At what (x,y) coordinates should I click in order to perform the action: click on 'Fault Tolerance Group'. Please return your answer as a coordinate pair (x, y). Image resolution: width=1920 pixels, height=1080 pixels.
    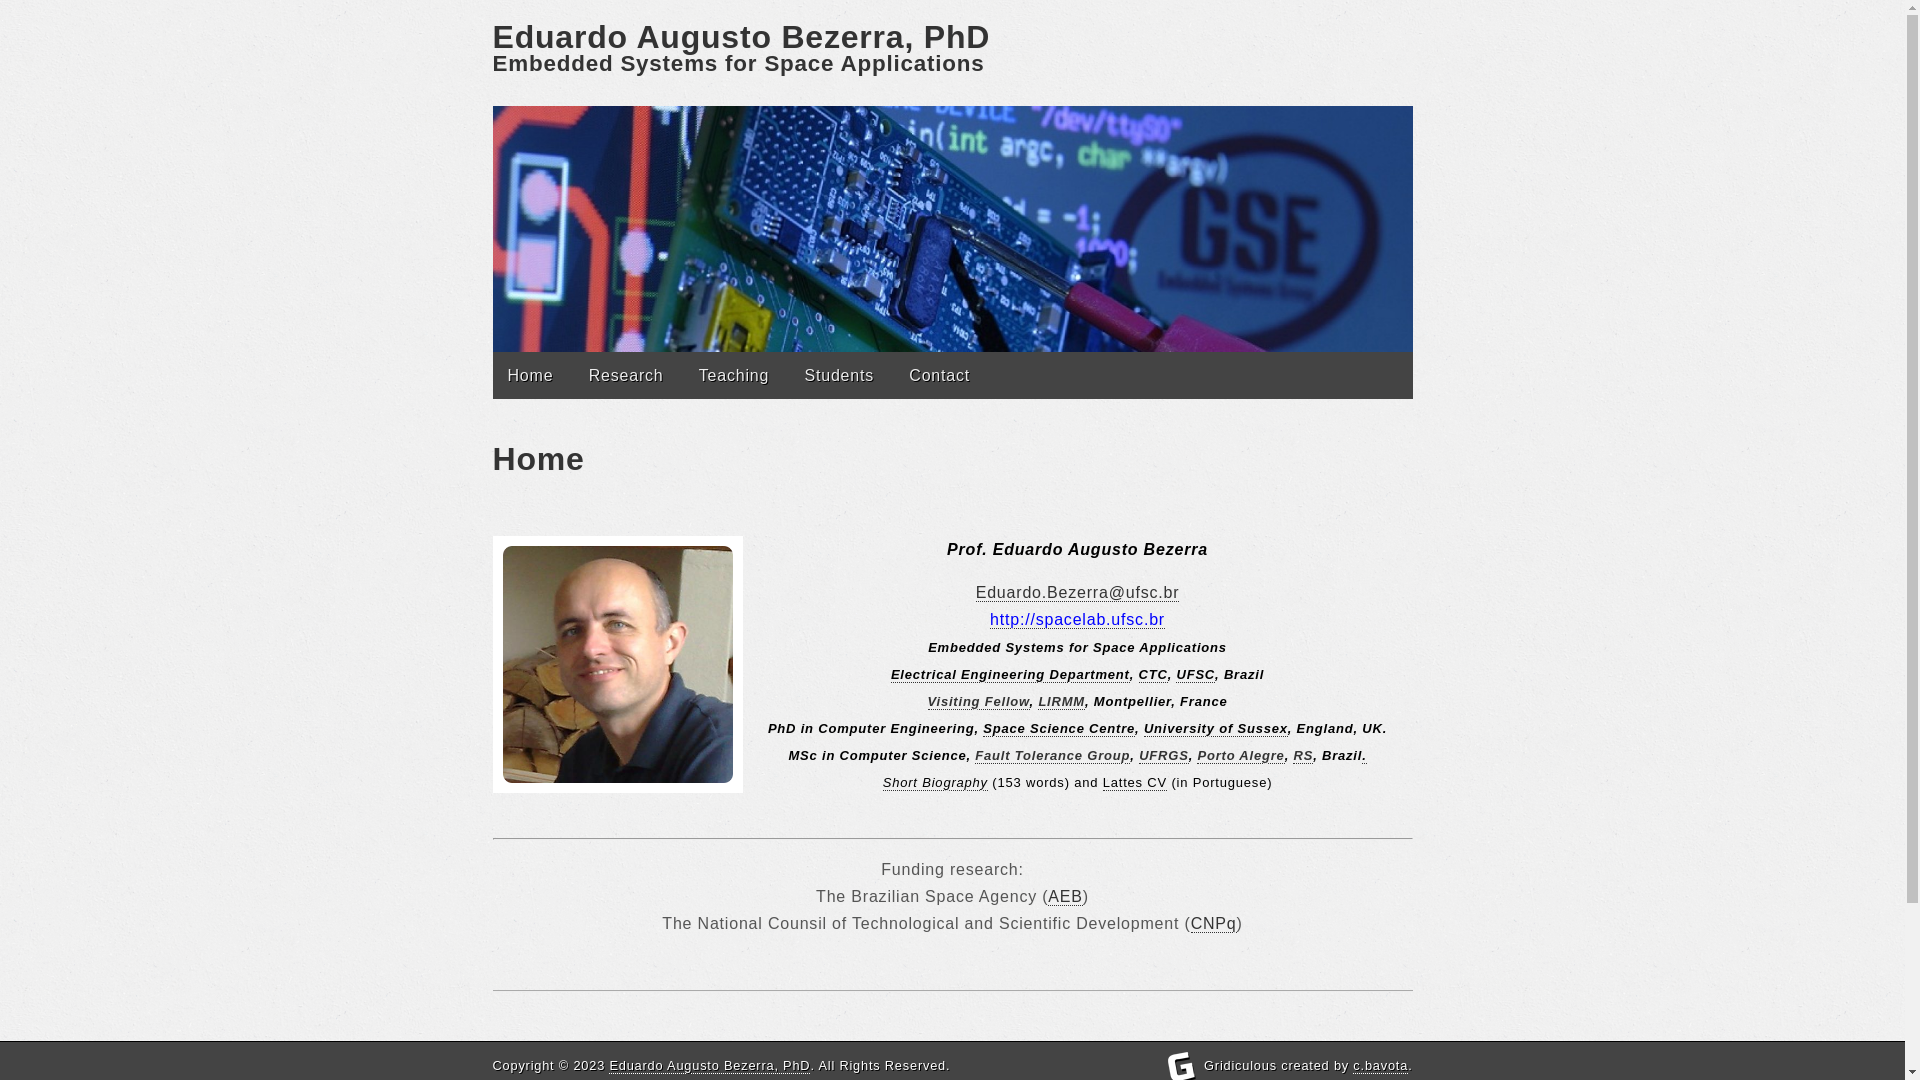
    Looking at the image, I should click on (1051, 756).